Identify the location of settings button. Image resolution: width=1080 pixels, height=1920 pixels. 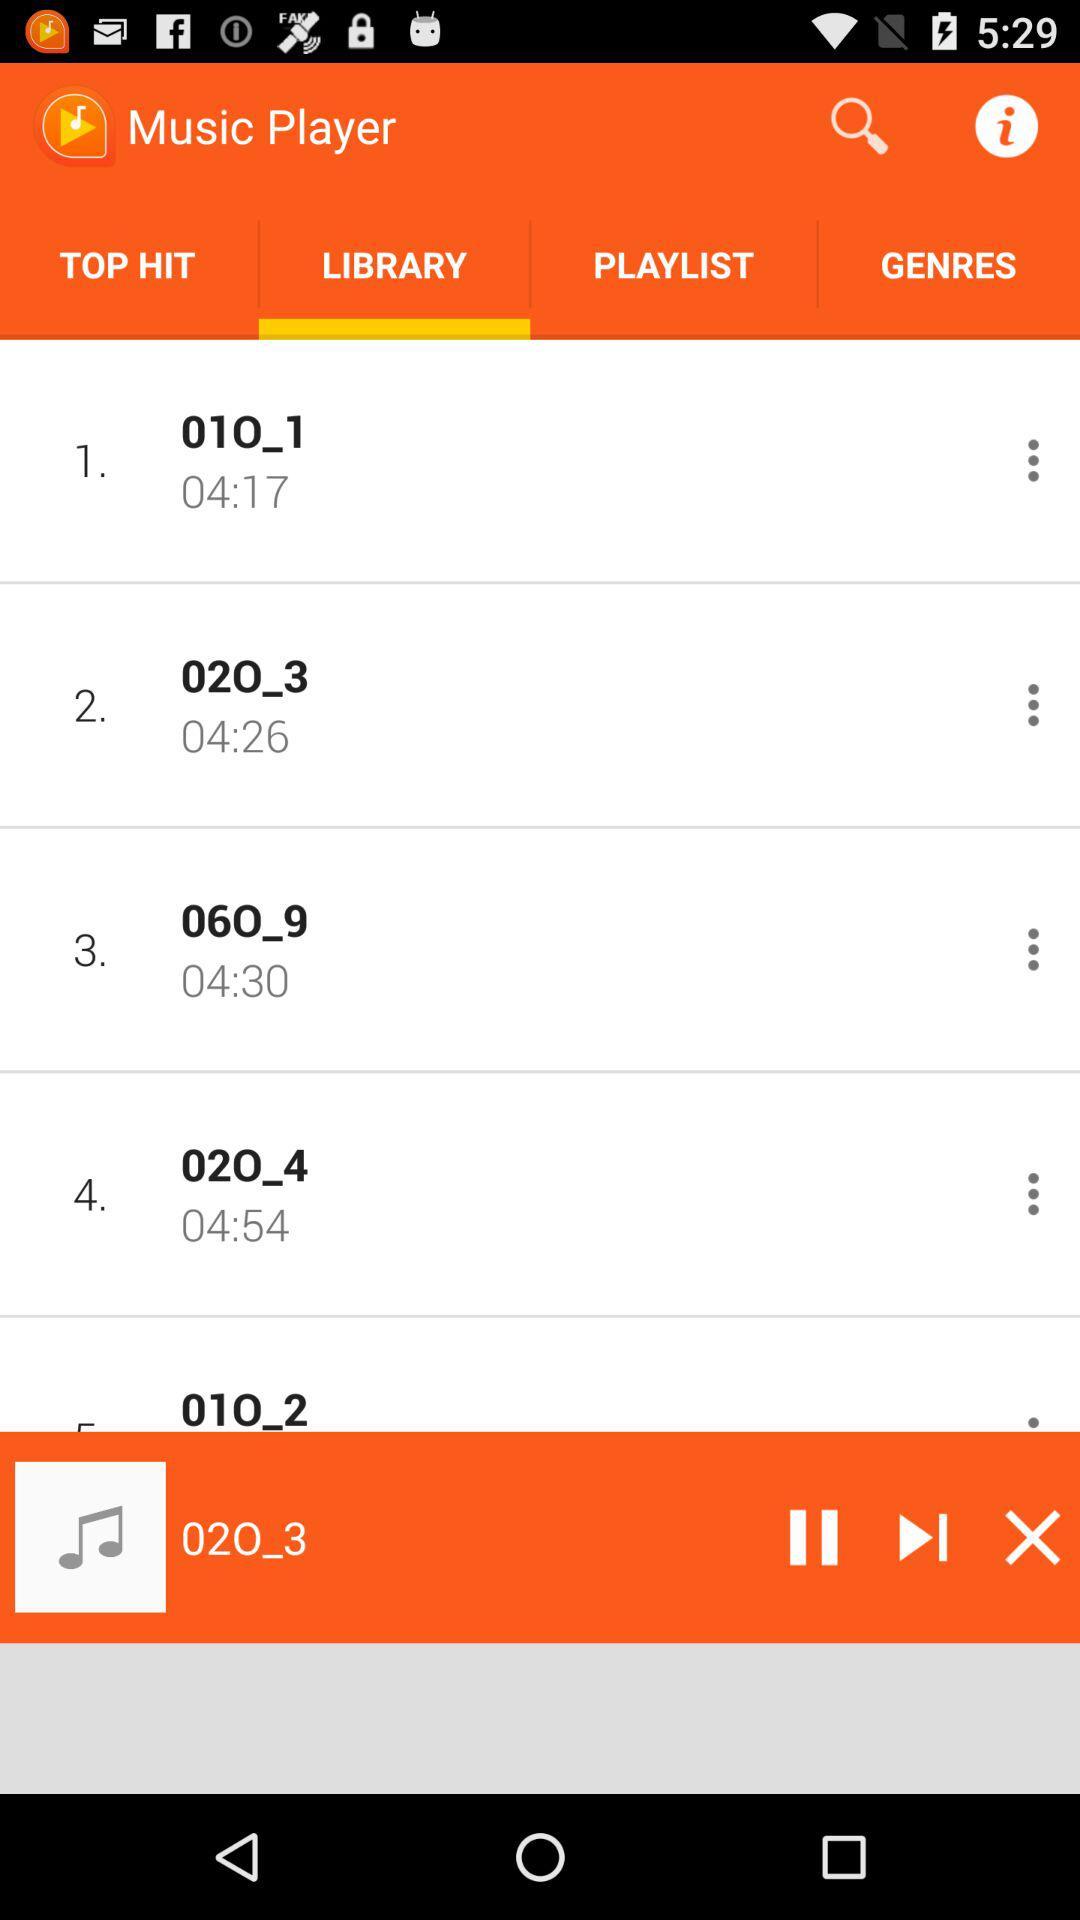
(1033, 1418).